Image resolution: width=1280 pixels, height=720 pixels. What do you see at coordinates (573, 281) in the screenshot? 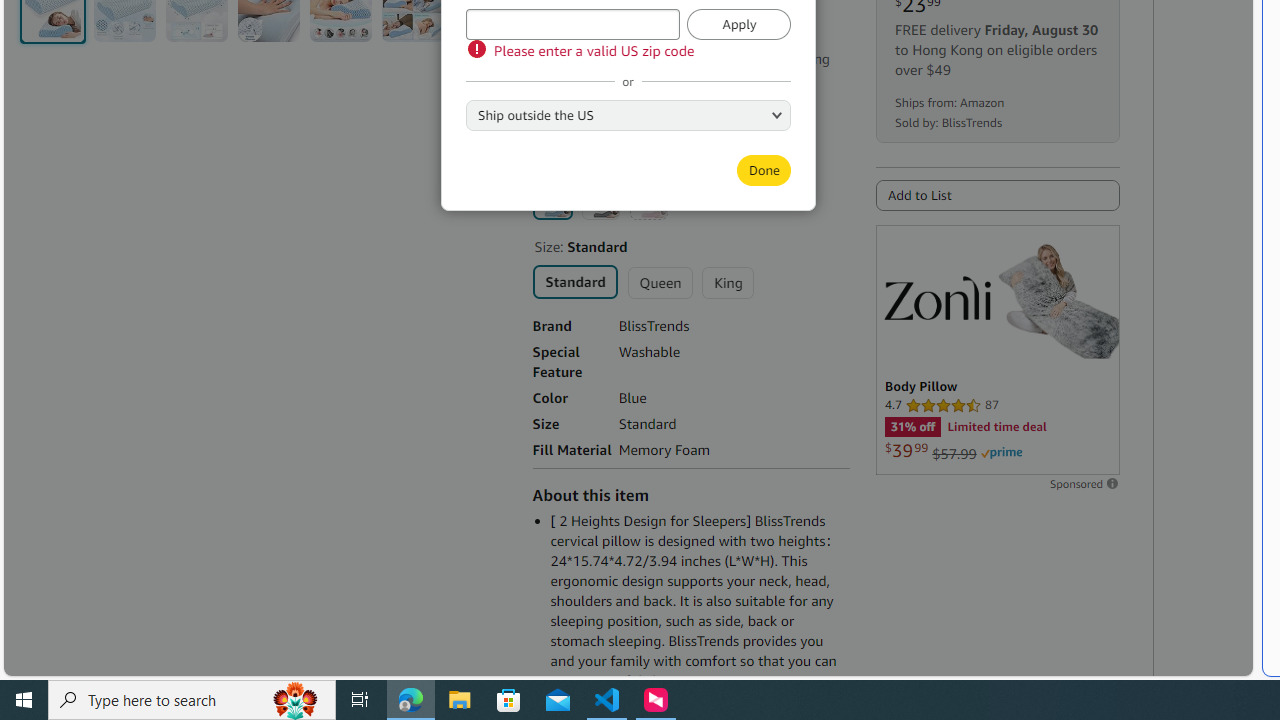
I see `'Standard'` at bounding box center [573, 281].